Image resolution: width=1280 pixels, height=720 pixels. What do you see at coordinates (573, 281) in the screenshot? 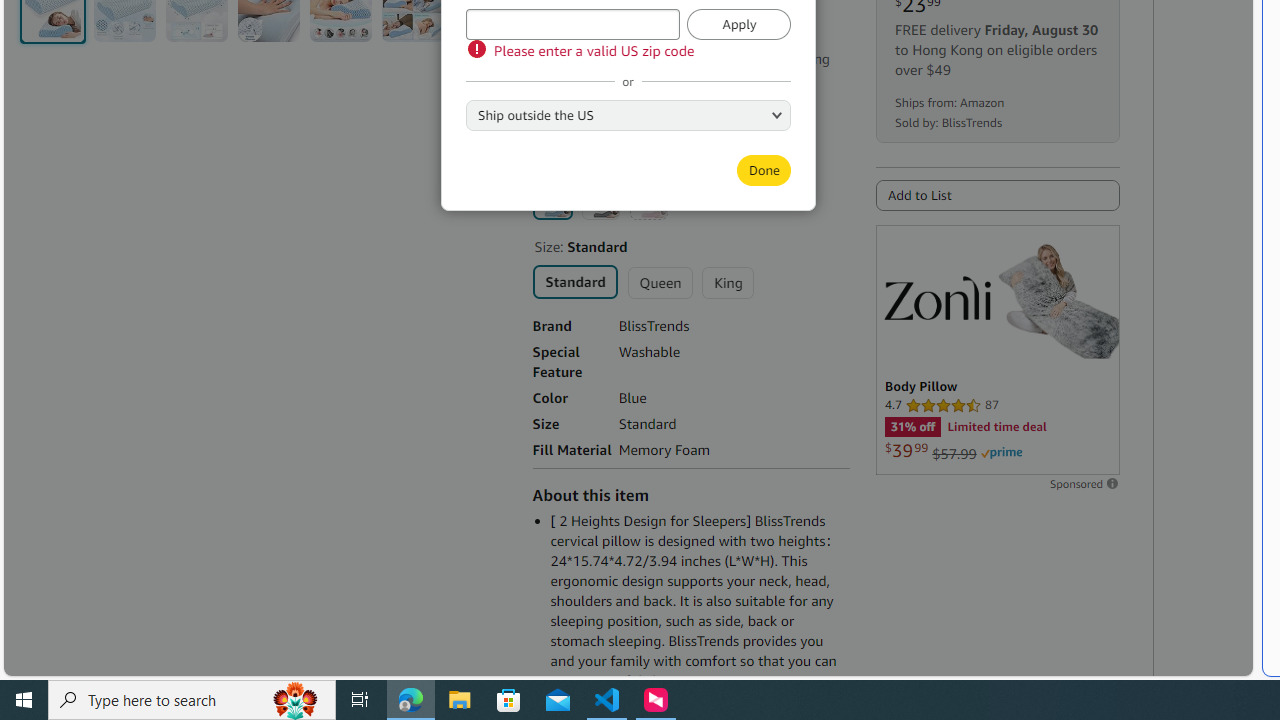
I see `'Standard'` at bounding box center [573, 281].